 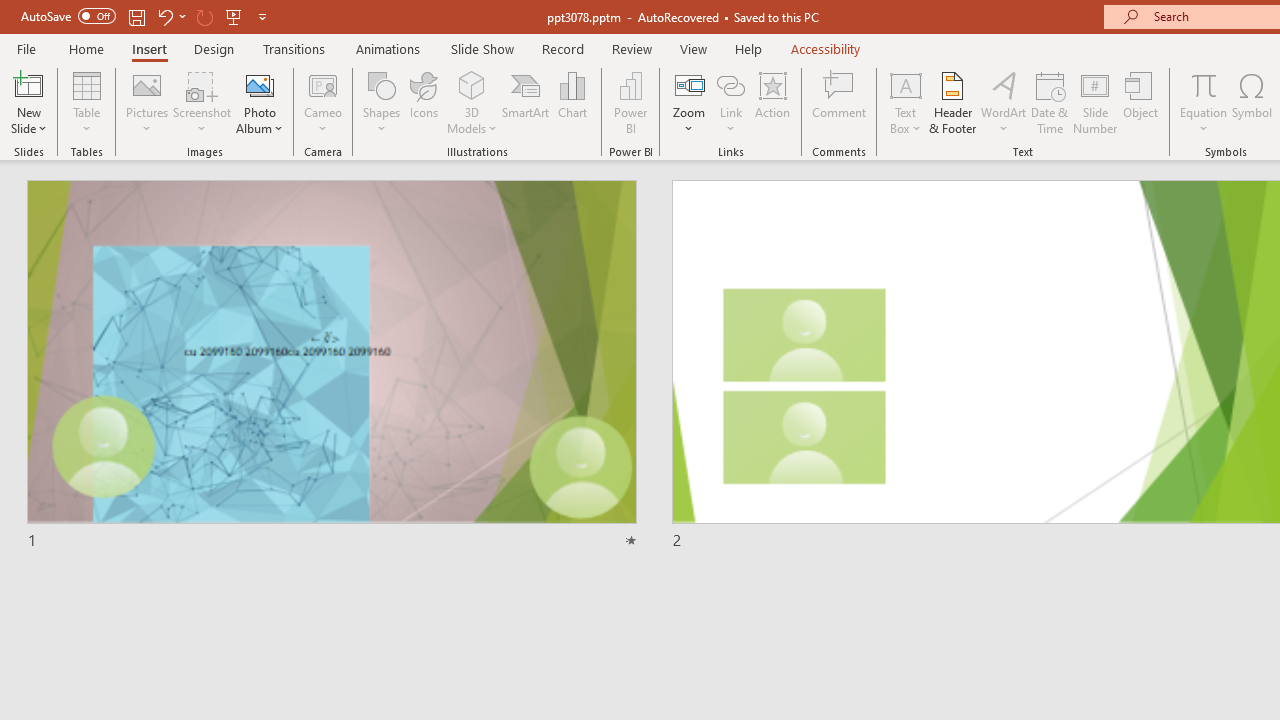 What do you see at coordinates (86, 103) in the screenshot?
I see `'Table'` at bounding box center [86, 103].